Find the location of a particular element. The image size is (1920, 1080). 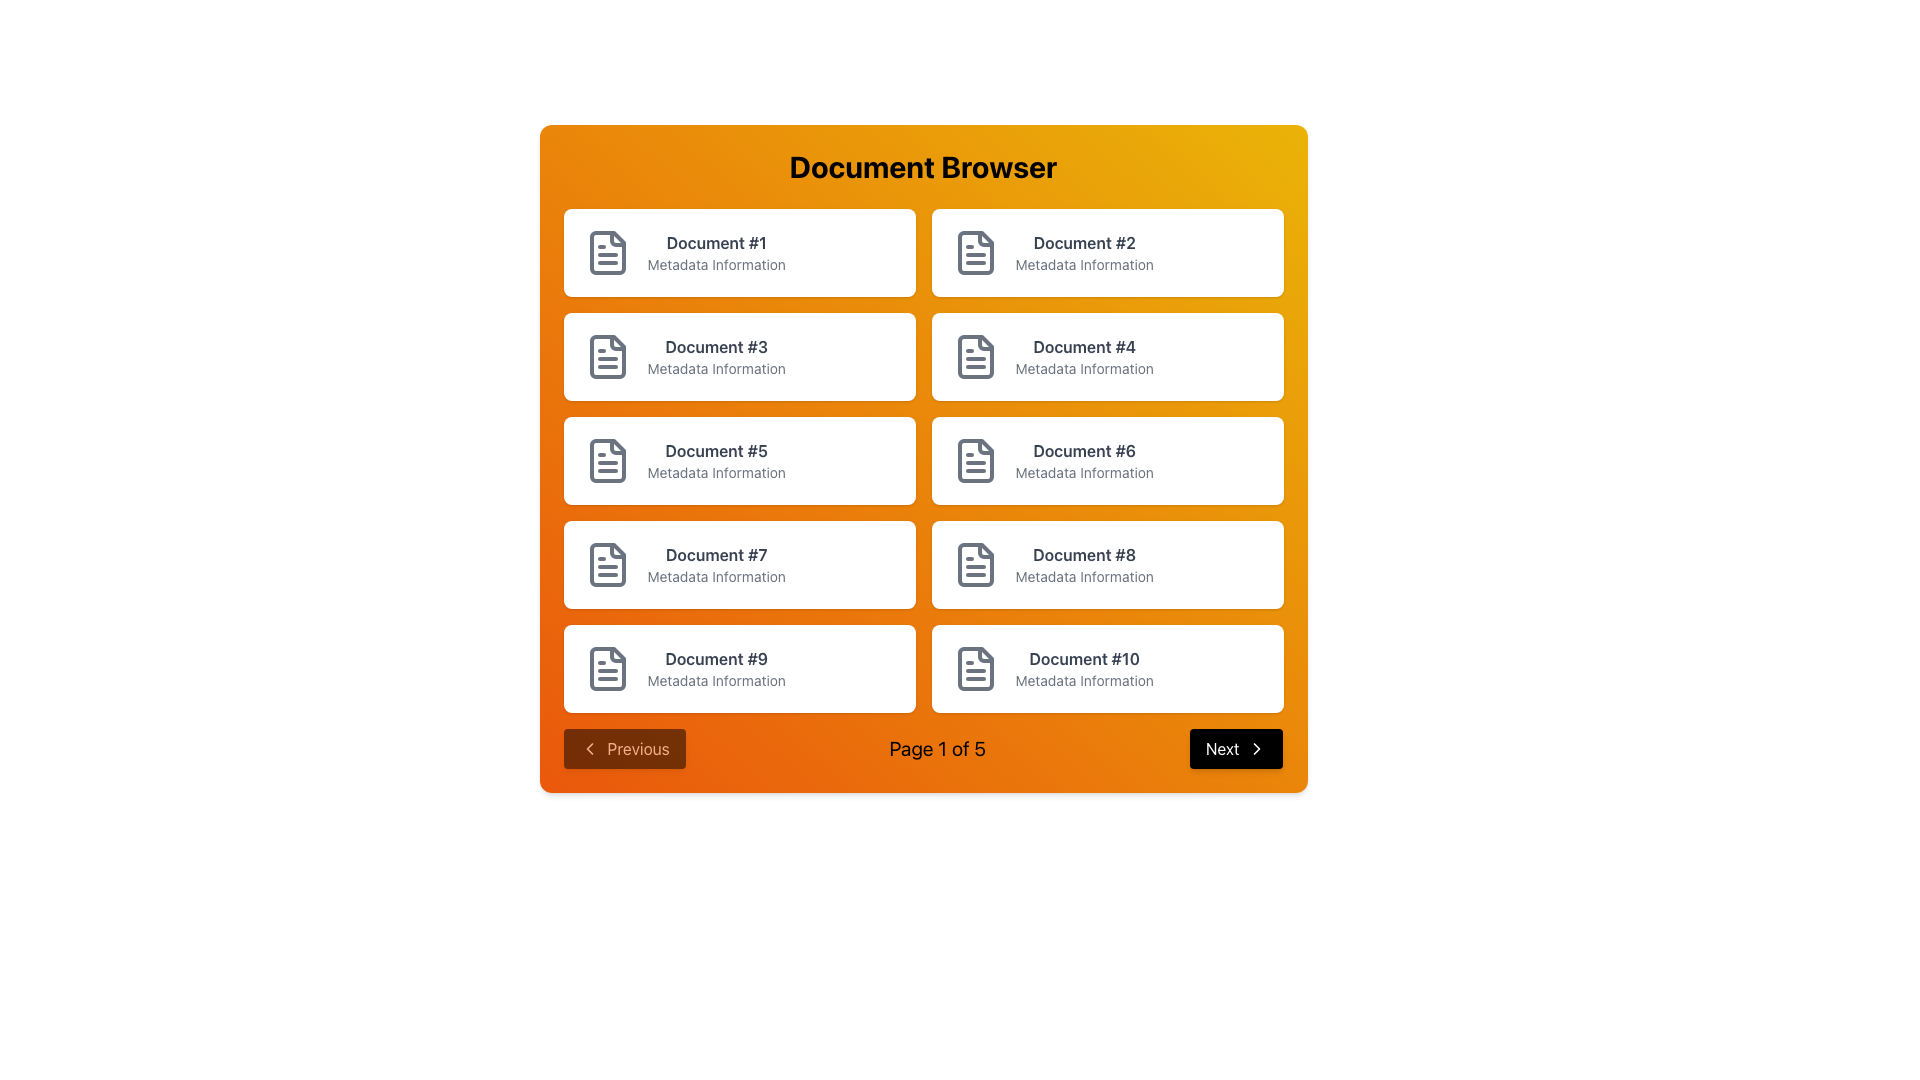

the text of the 'Document #1' and 'Metadata Information' in the top-left Text Display Section of the grid layout is located at coordinates (716, 252).